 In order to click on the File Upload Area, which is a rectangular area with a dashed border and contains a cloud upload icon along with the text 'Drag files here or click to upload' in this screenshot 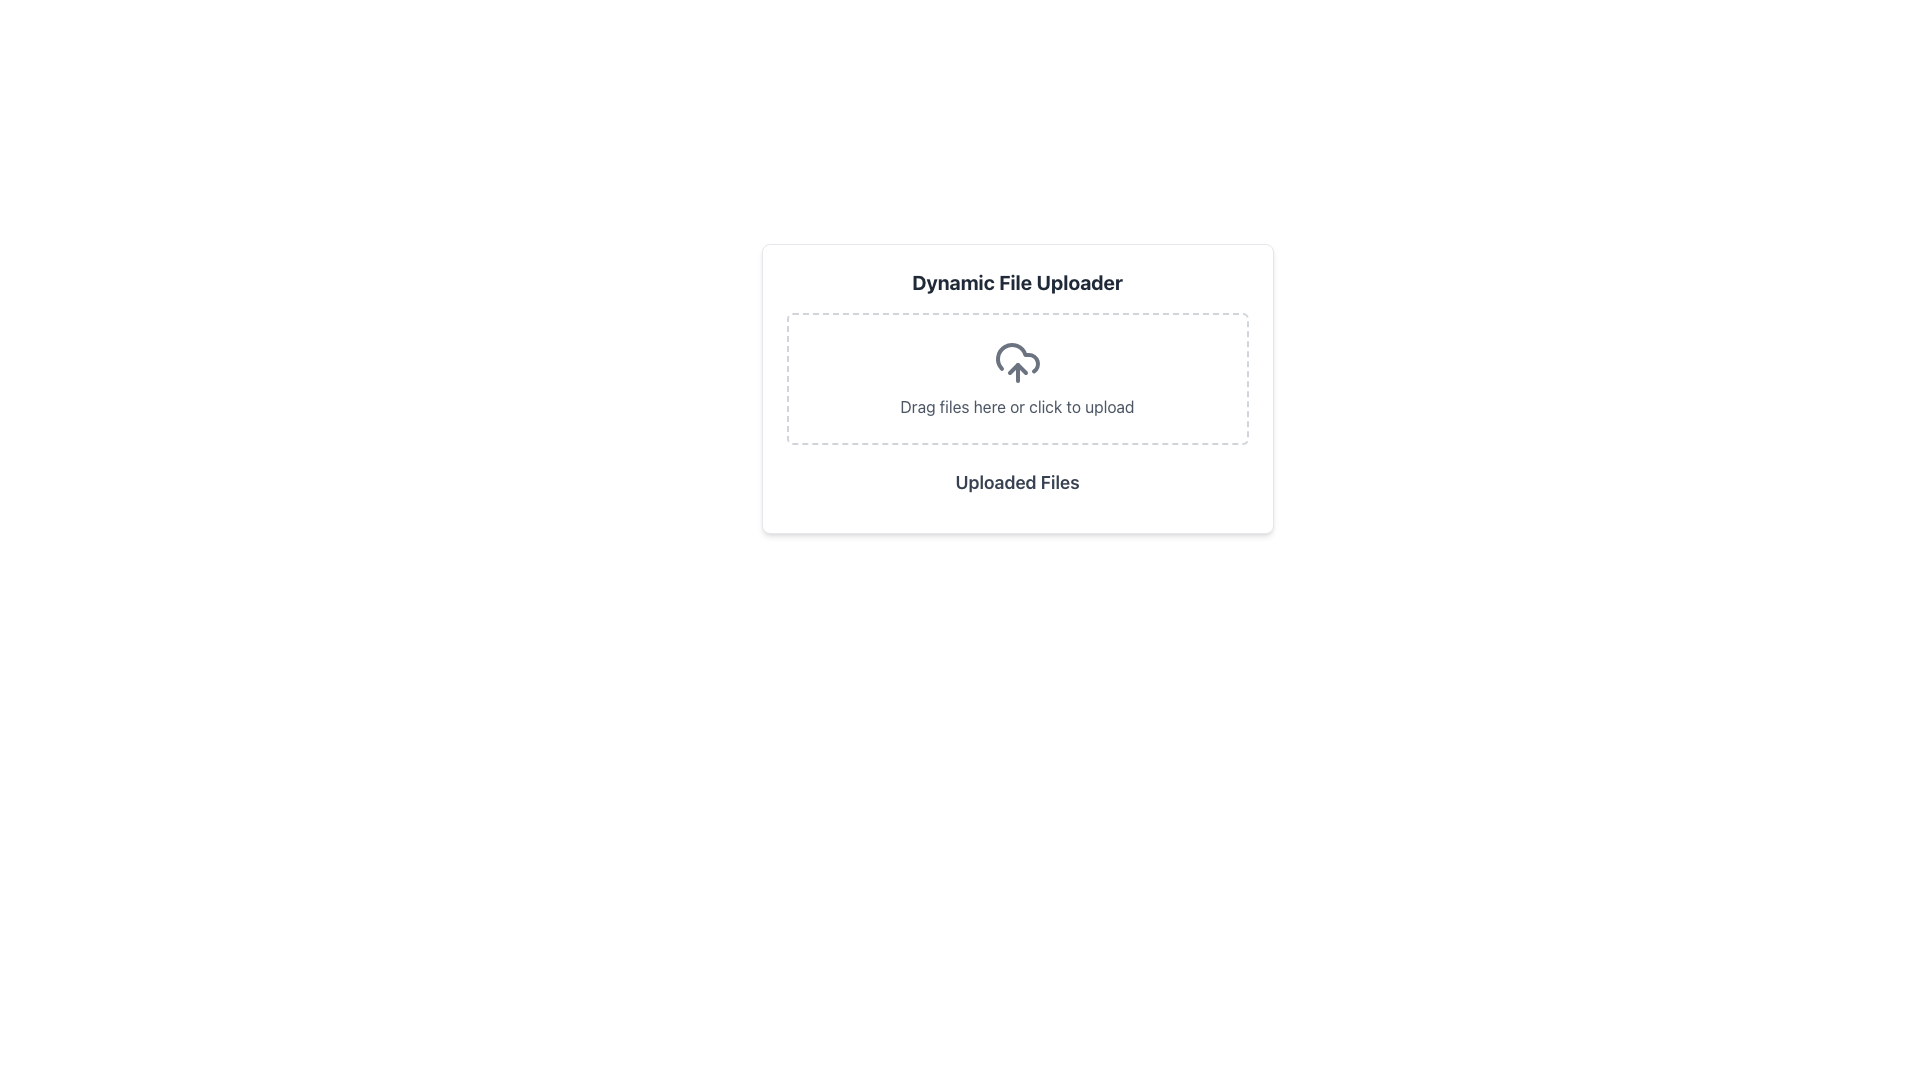, I will do `click(1017, 378)`.